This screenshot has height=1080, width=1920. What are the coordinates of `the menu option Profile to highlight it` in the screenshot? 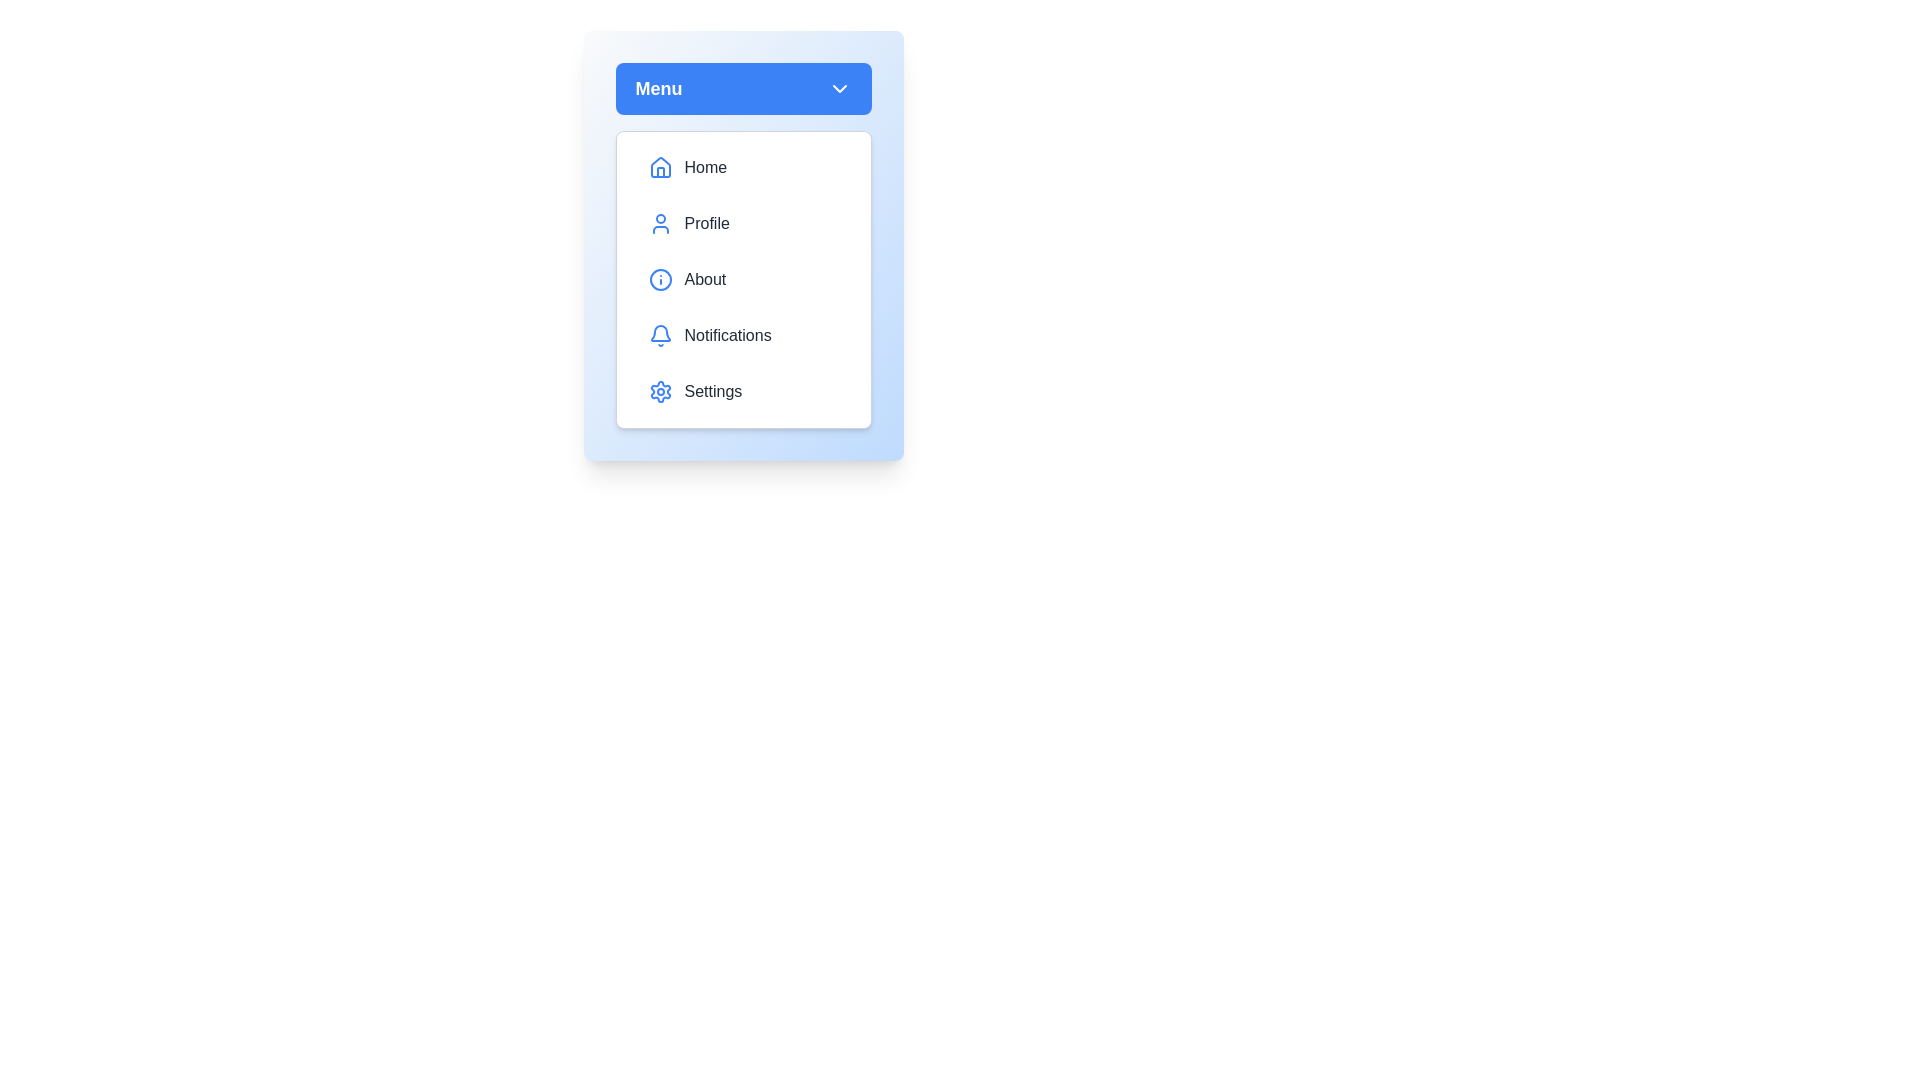 It's located at (742, 223).